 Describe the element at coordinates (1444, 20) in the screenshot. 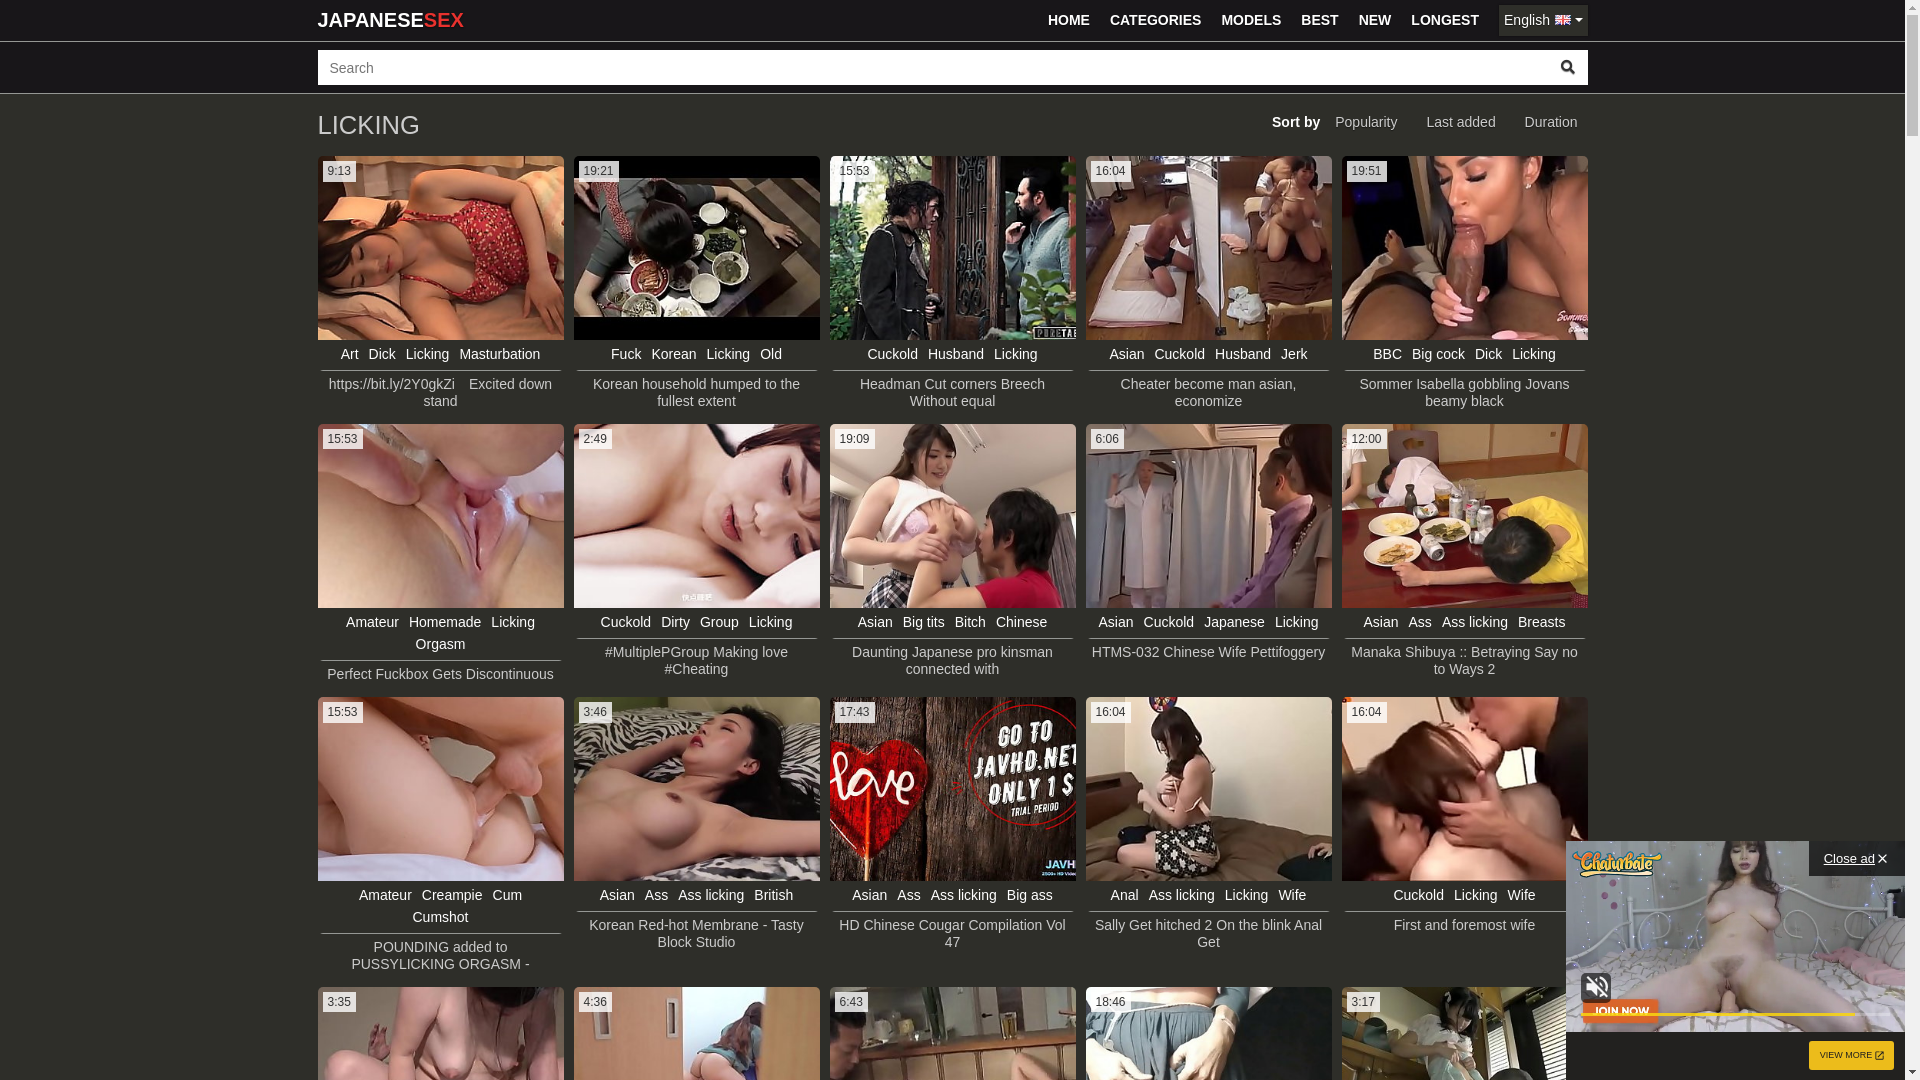

I see `'LONGEST'` at that location.